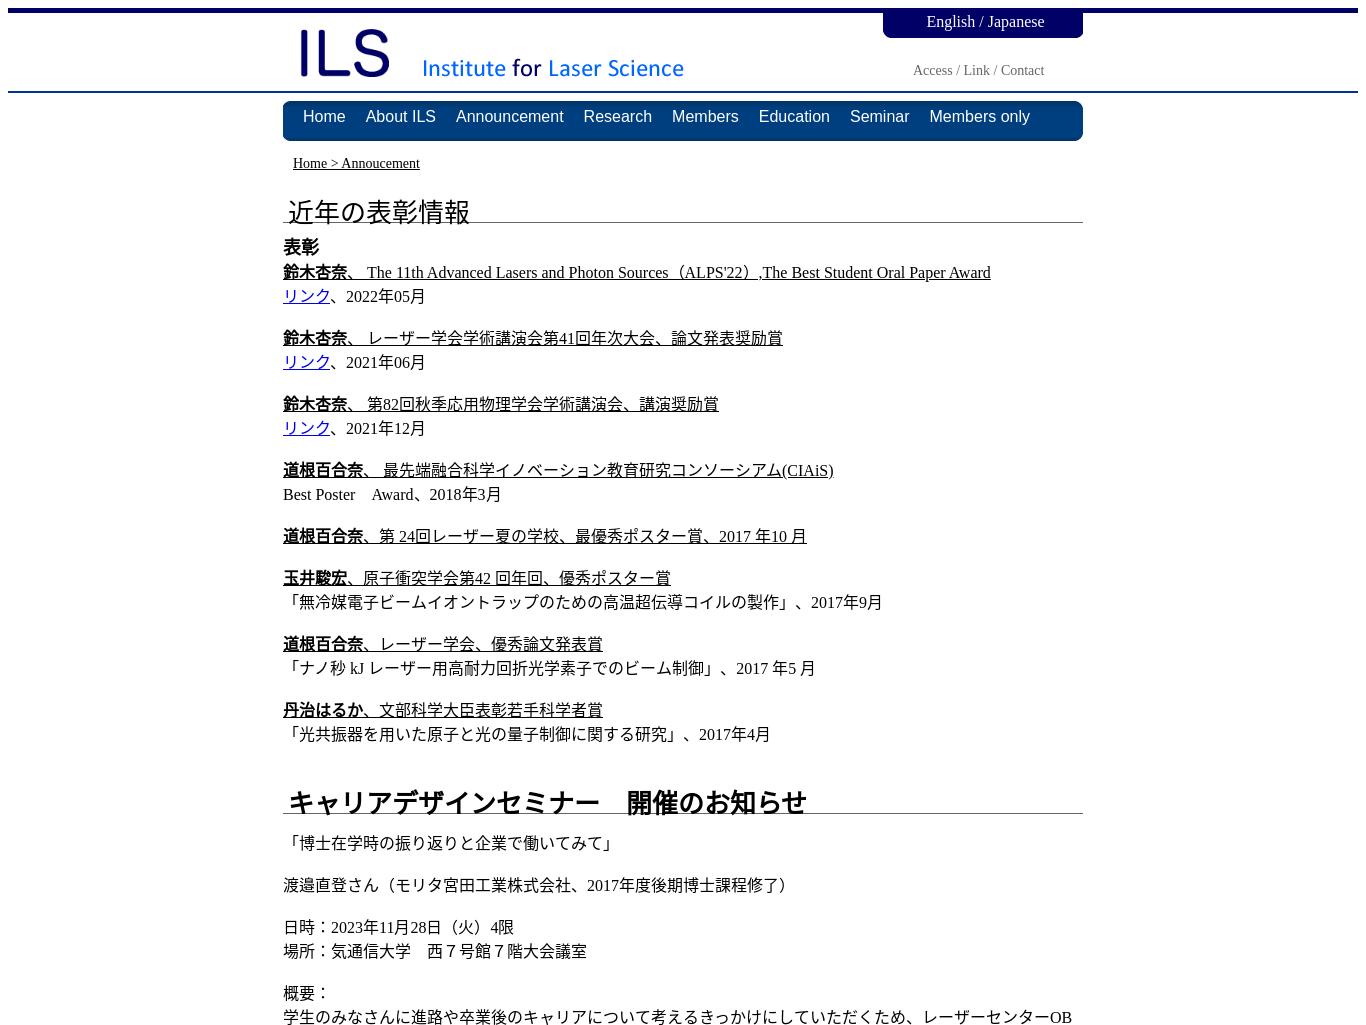 The image size is (1366, 1025). Describe the element at coordinates (976, 69) in the screenshot. I see `'Link'` at that location.